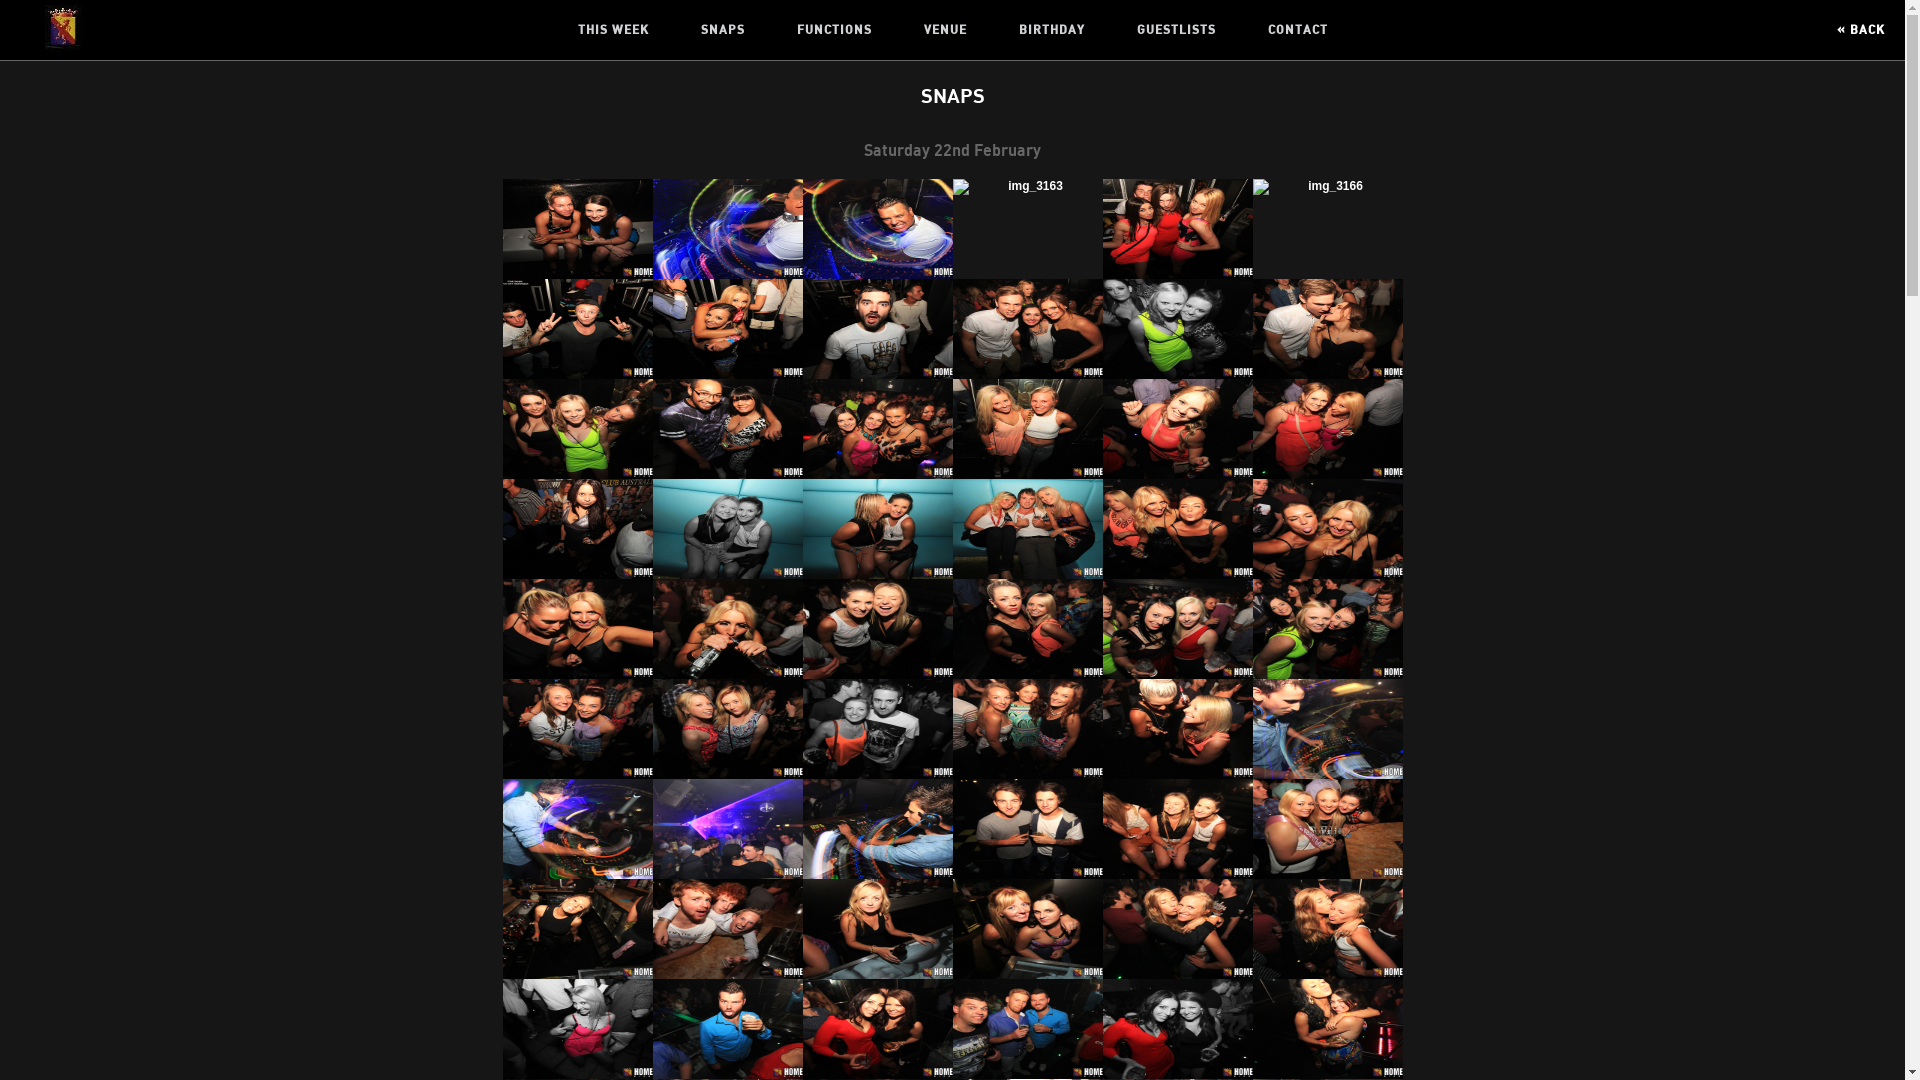 This screenshot has width=1920, height=1080. What do you see at coordinates (877, 227) in the screenshot?
I see `' '` at bounding box center [877, 227].